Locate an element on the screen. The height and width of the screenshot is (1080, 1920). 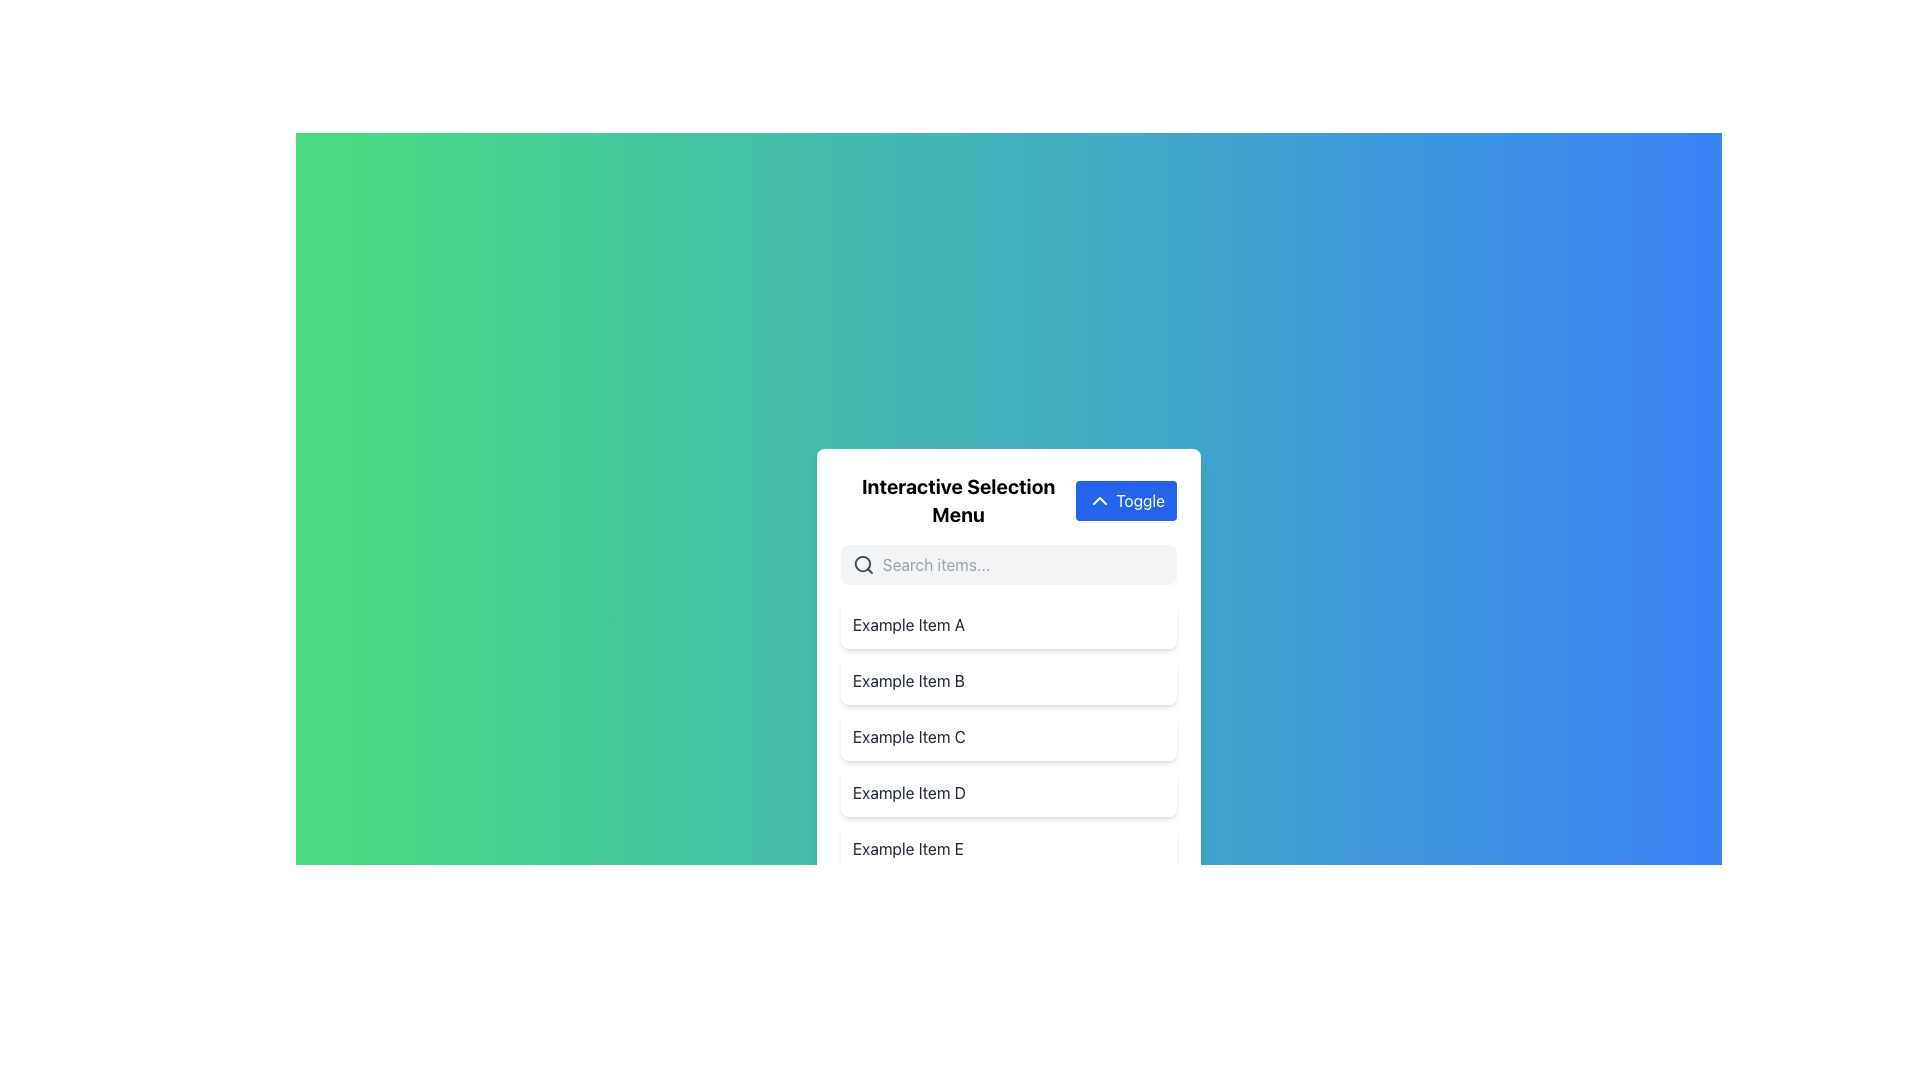
the second list item labeled 'Example Item B' is located at coordinates (1008, 680).